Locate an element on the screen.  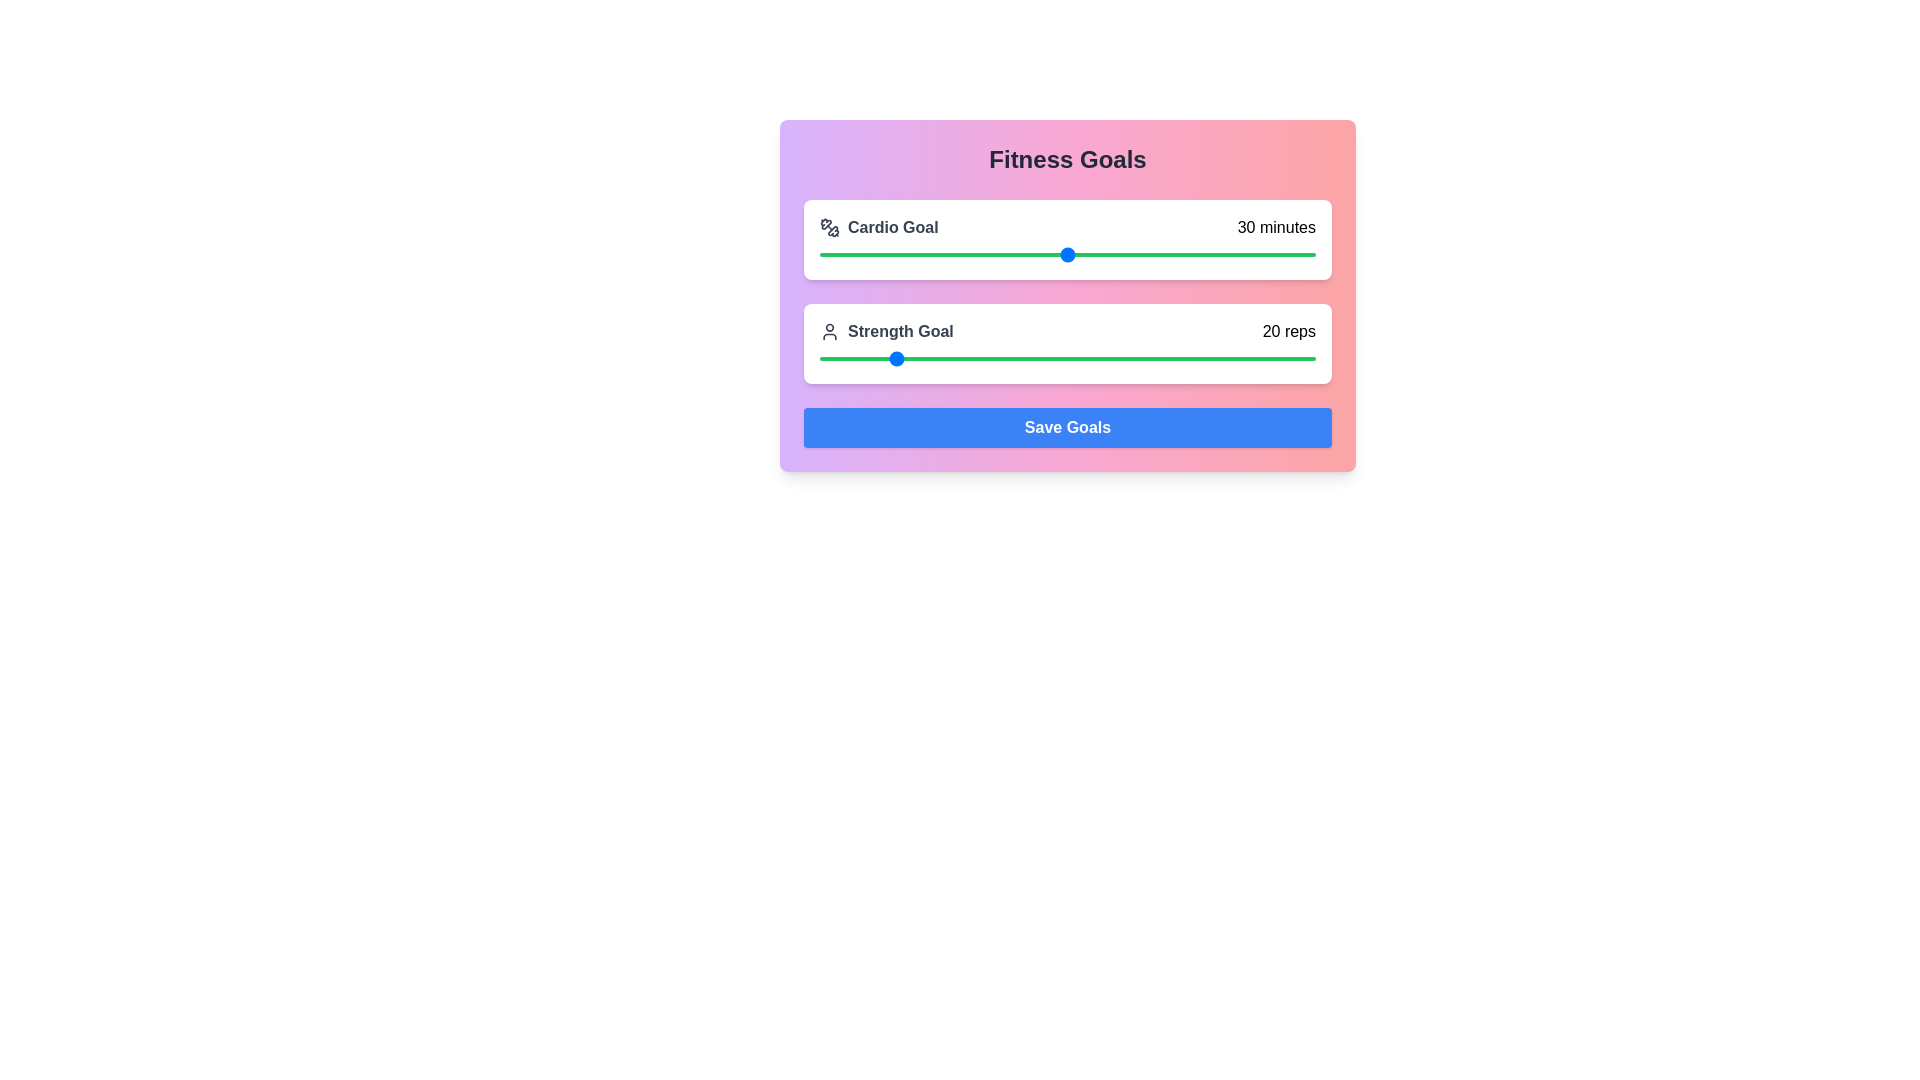
the cardio goal is located at coordinates (909, 253).